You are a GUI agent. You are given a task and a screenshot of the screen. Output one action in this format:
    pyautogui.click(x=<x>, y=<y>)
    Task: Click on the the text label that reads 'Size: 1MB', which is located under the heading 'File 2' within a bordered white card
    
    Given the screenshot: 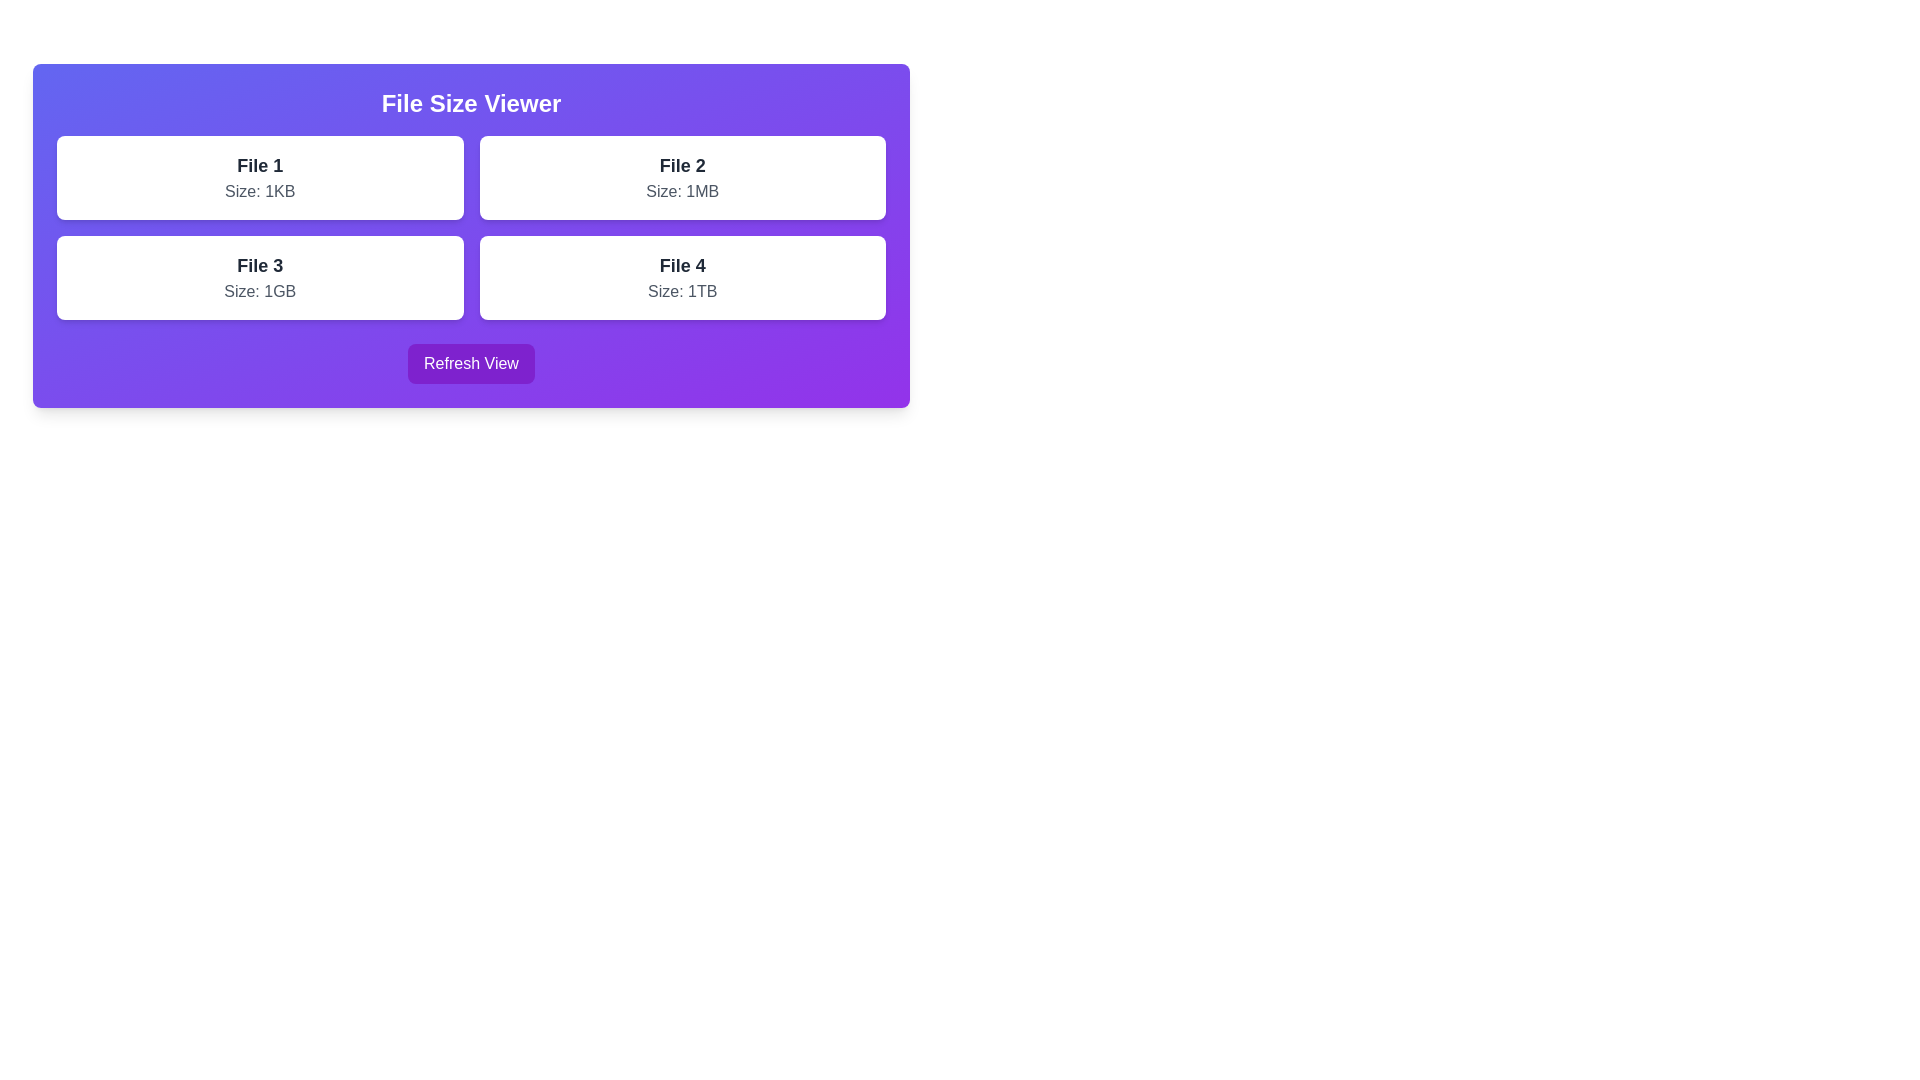 What is the action you would take?
    pyautogui.click(x=682, y=192)
    